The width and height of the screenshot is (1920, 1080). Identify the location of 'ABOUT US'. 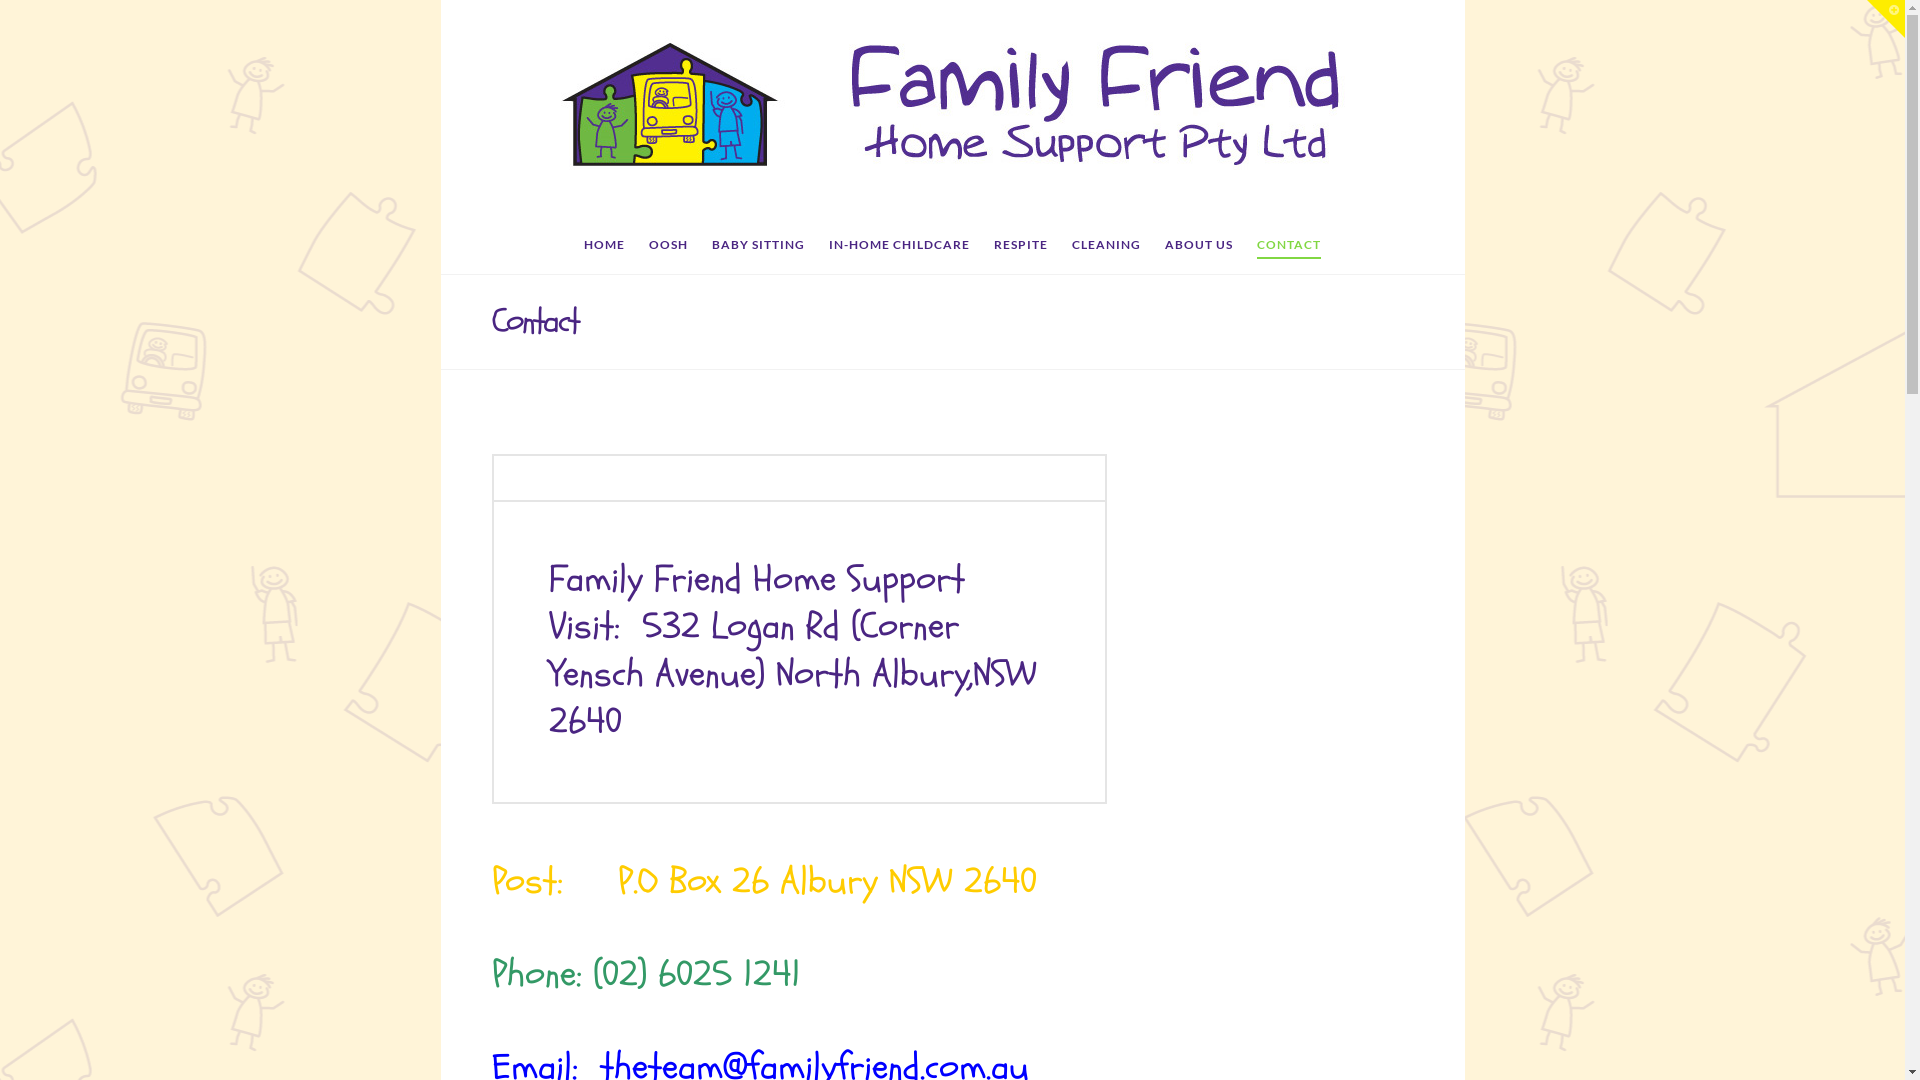
(1199, 248).